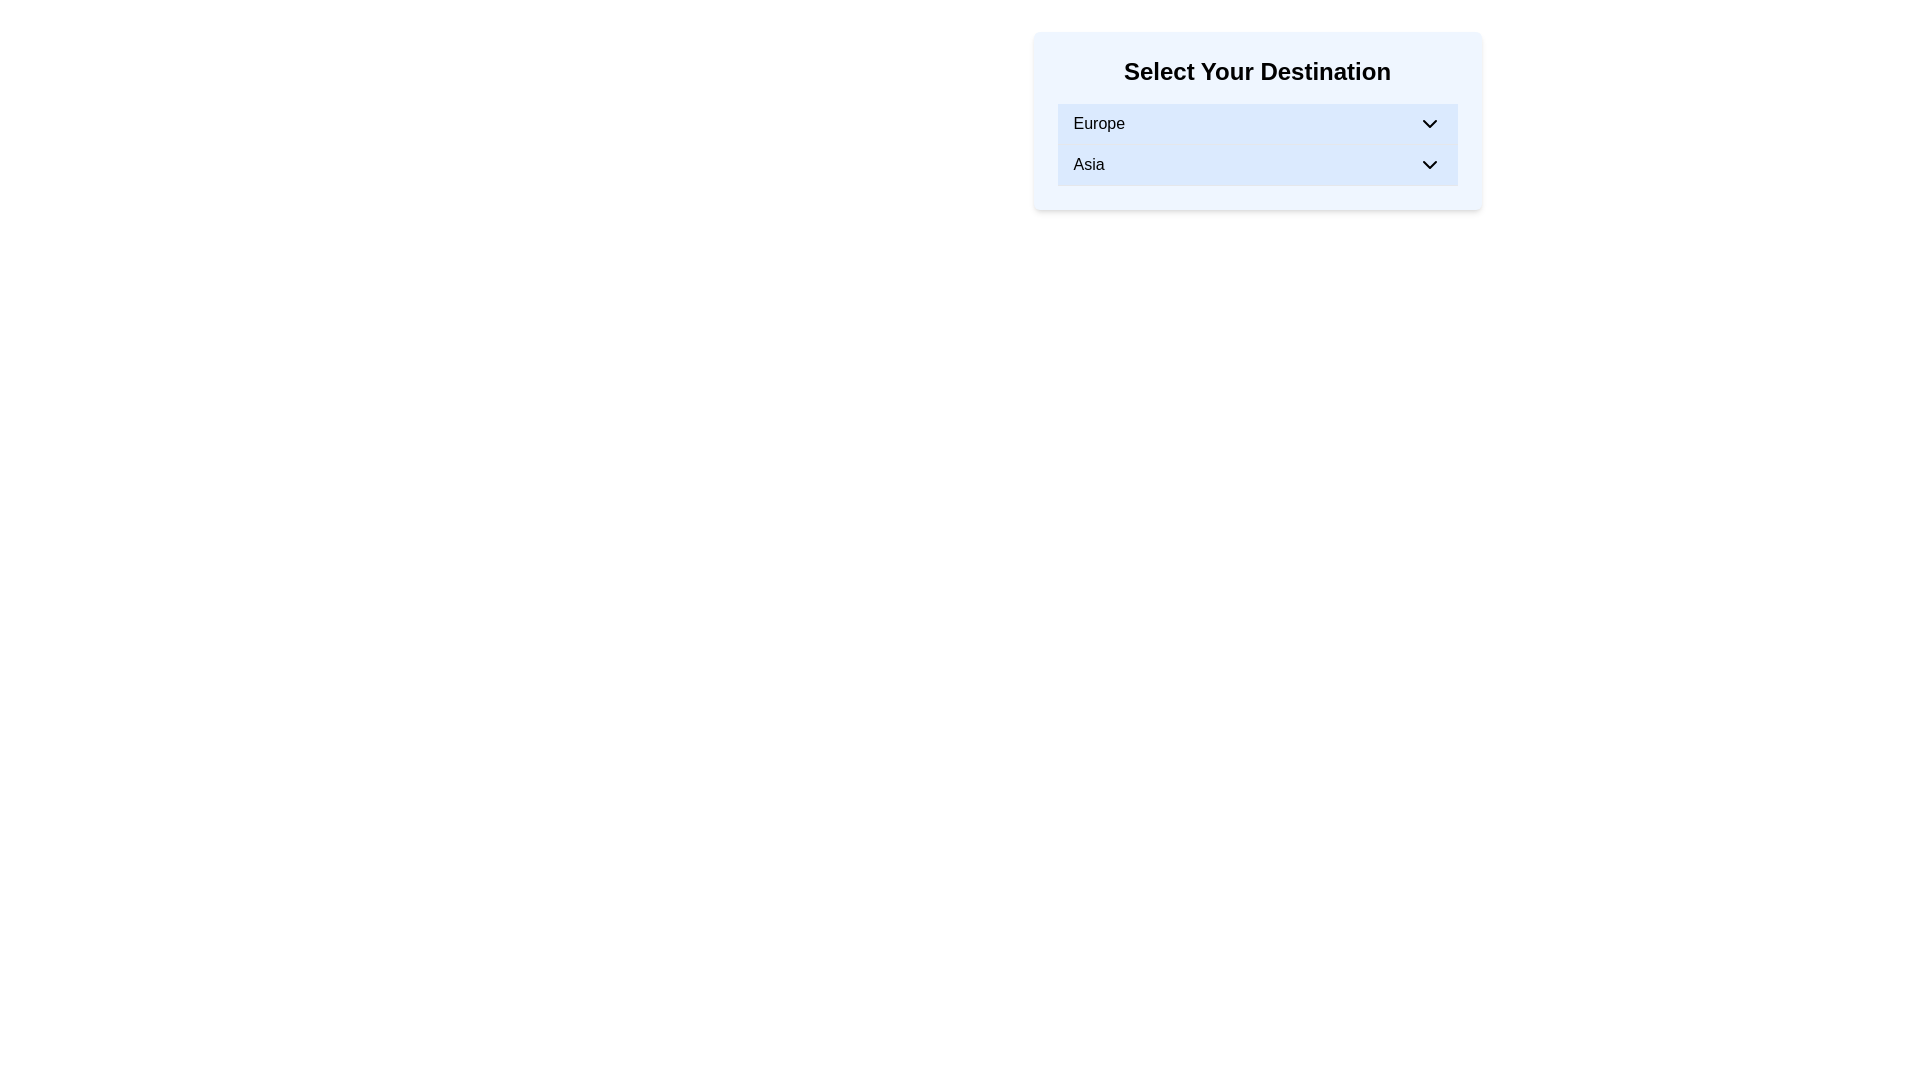  Describe the element at coordinates (1428, 164) in the screenshot. I see `the Dropdown Indicator Icon at the right end of the row labeled 'Asia'` at that location.